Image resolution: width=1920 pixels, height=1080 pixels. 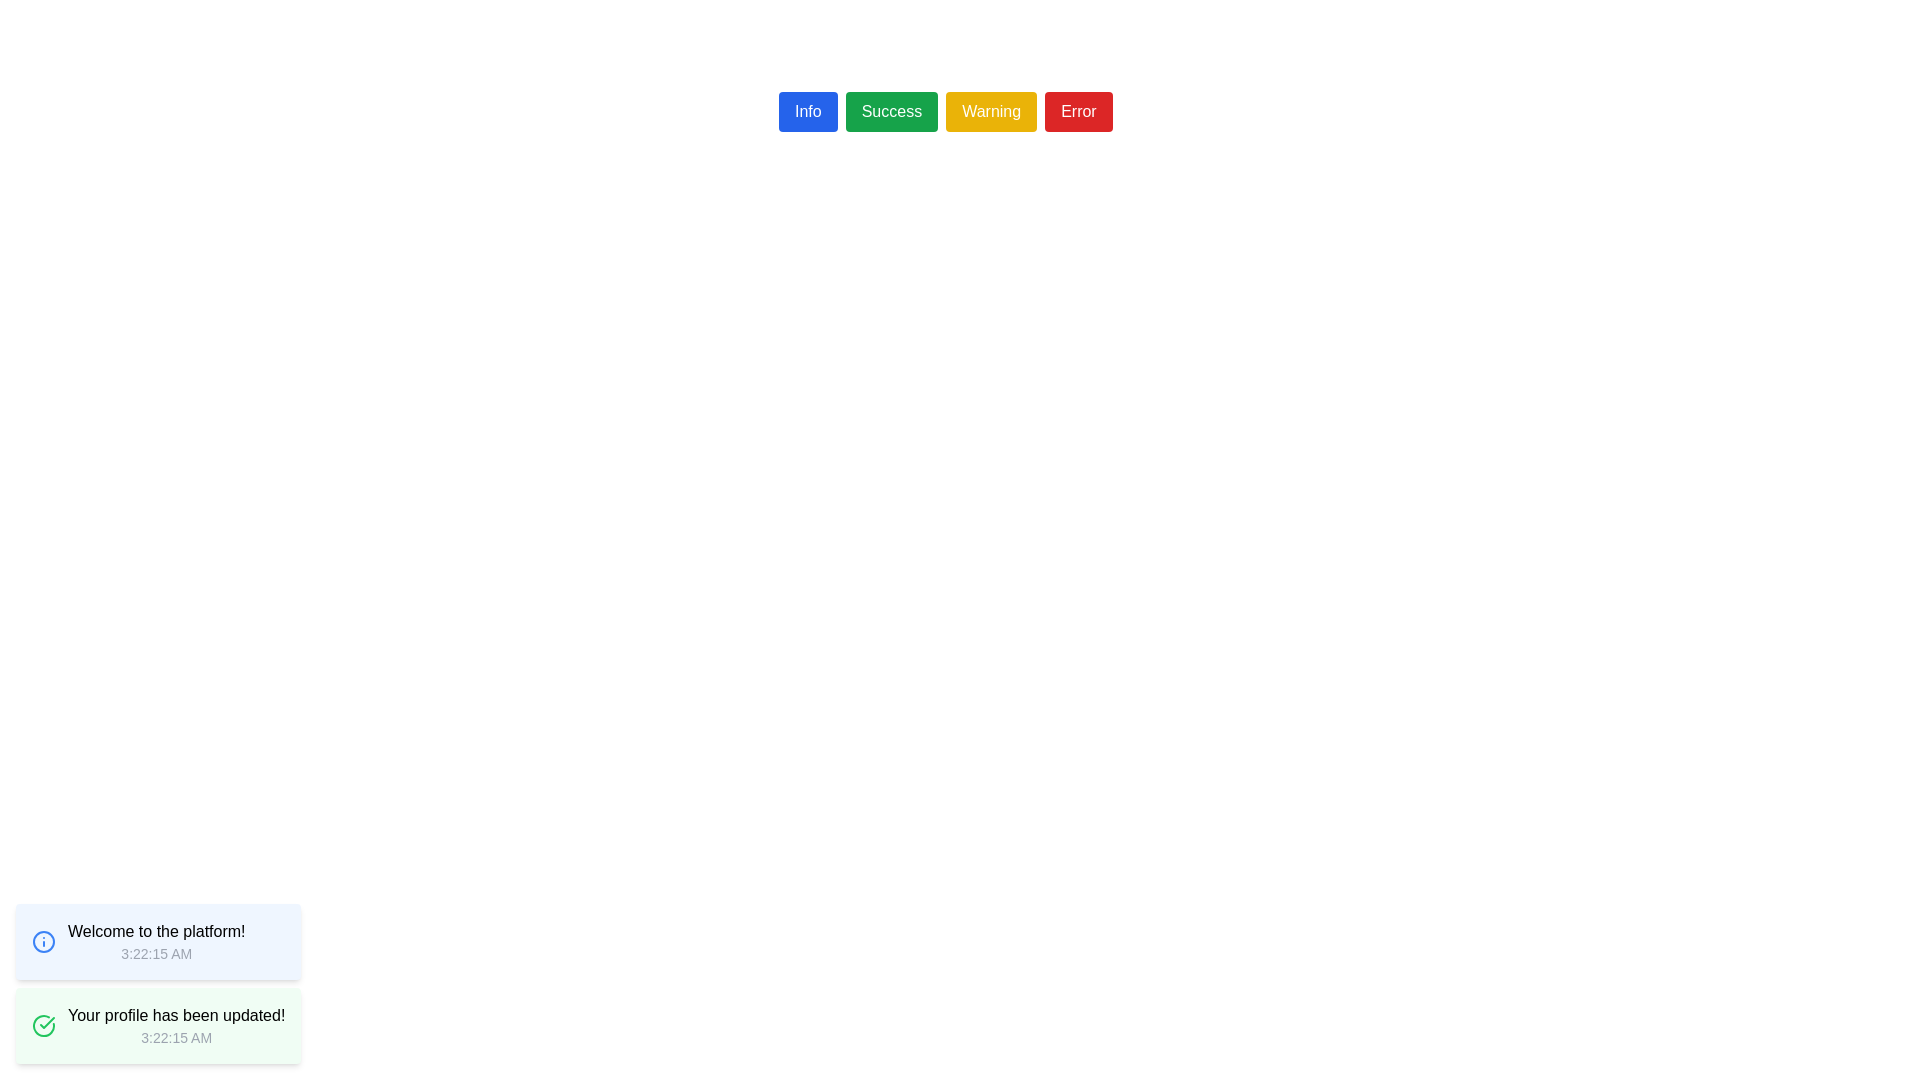 I want to click on the blue 'Info' button with white text, which is the first in a horizontal sequence of buttons, so click(x=808, y=111).